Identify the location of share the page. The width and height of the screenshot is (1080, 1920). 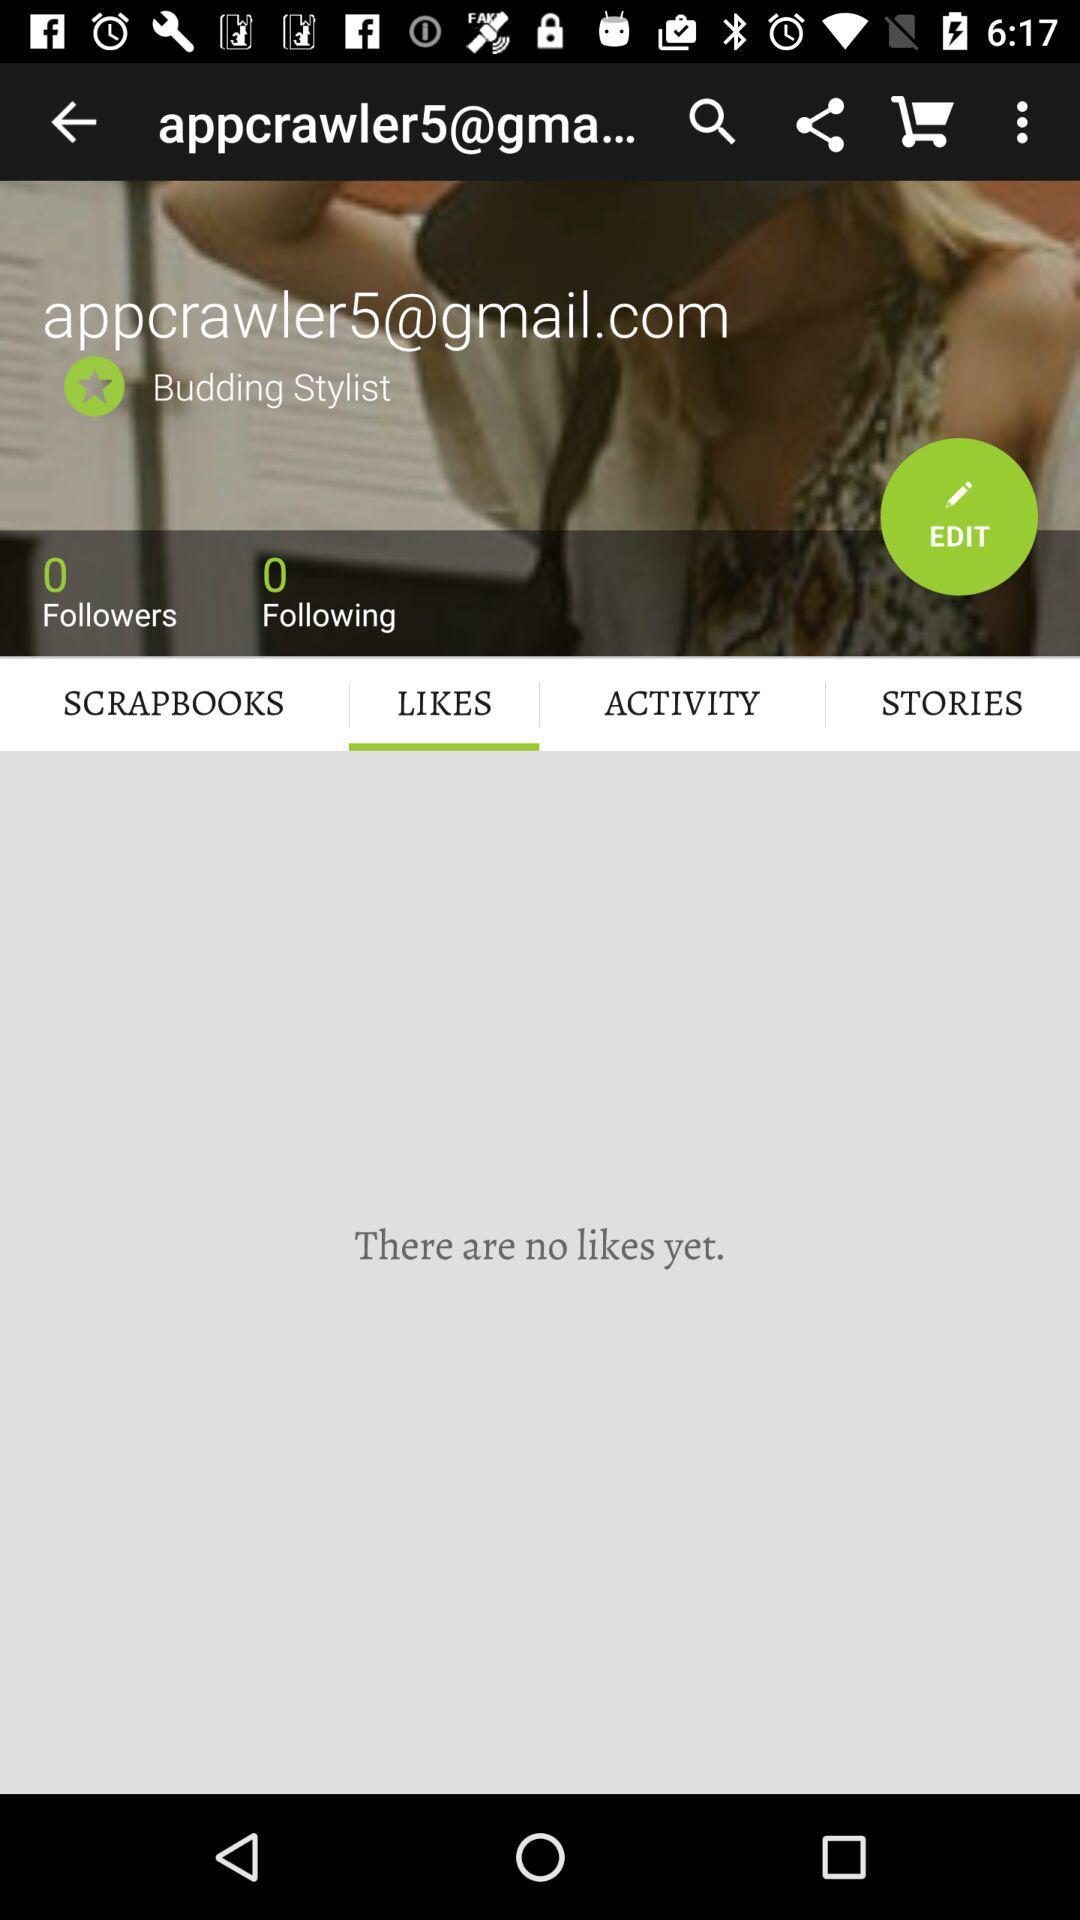
(822, 120).